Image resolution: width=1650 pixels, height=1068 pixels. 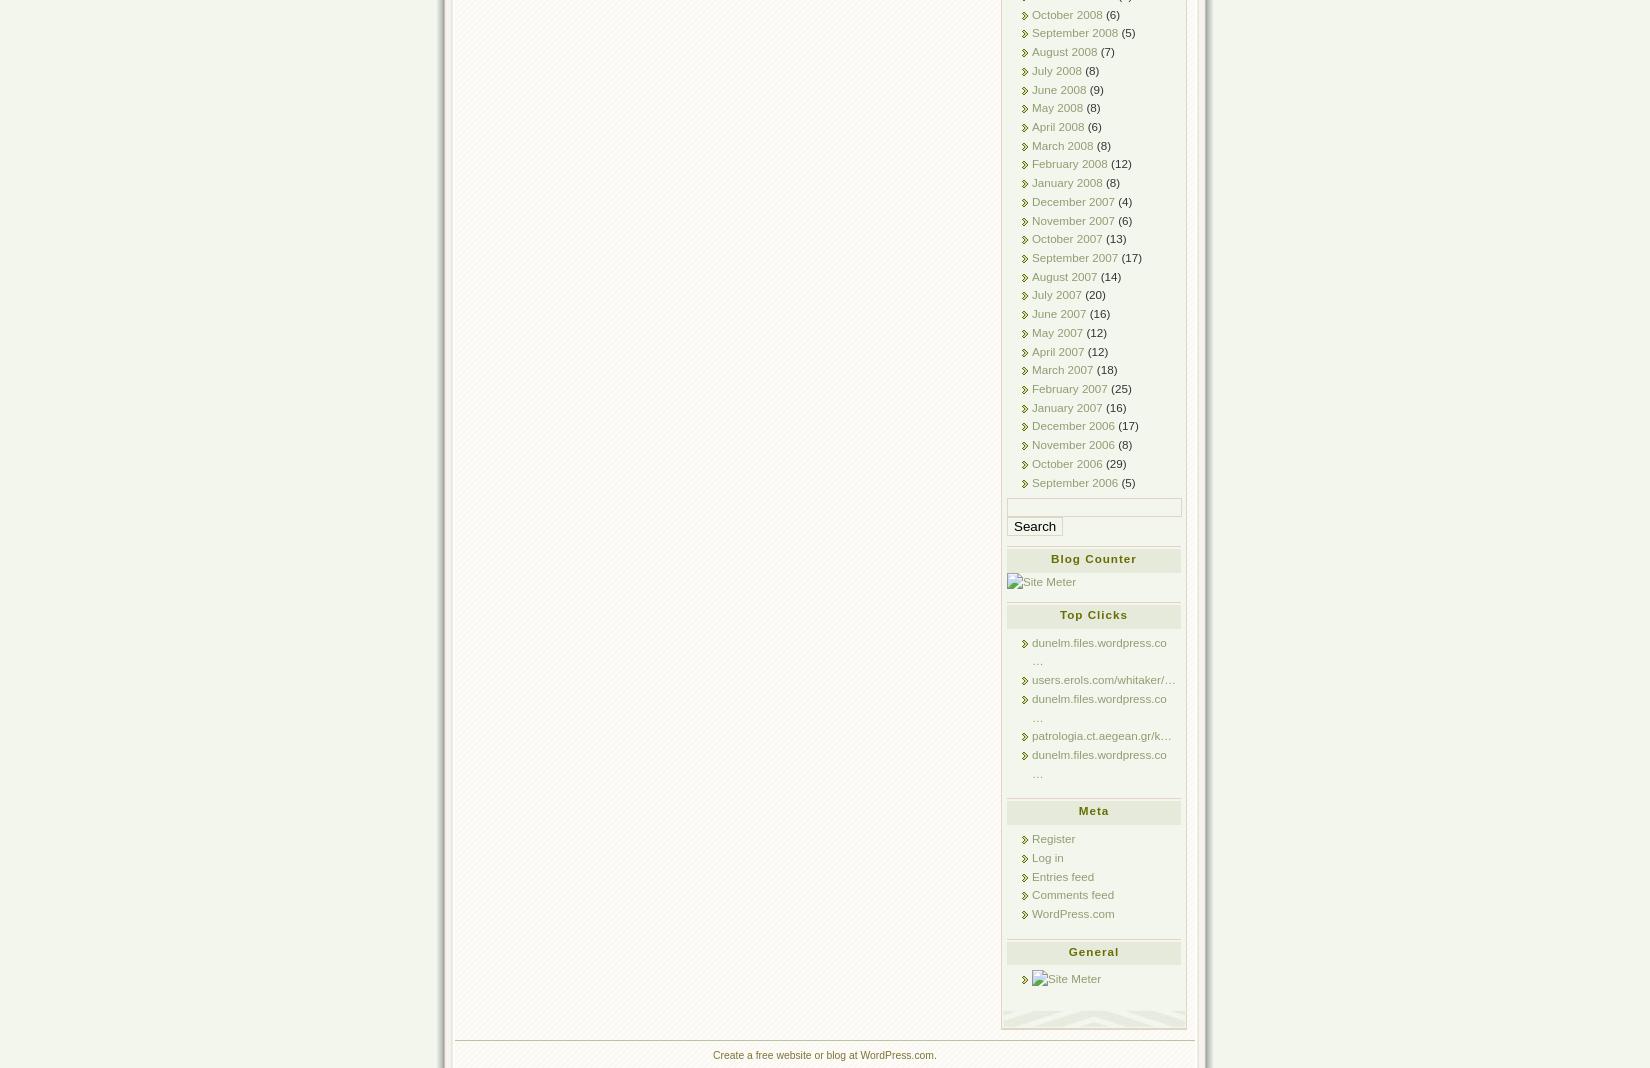 I want to click on 'October 2007', so click(x=1067, y=238).